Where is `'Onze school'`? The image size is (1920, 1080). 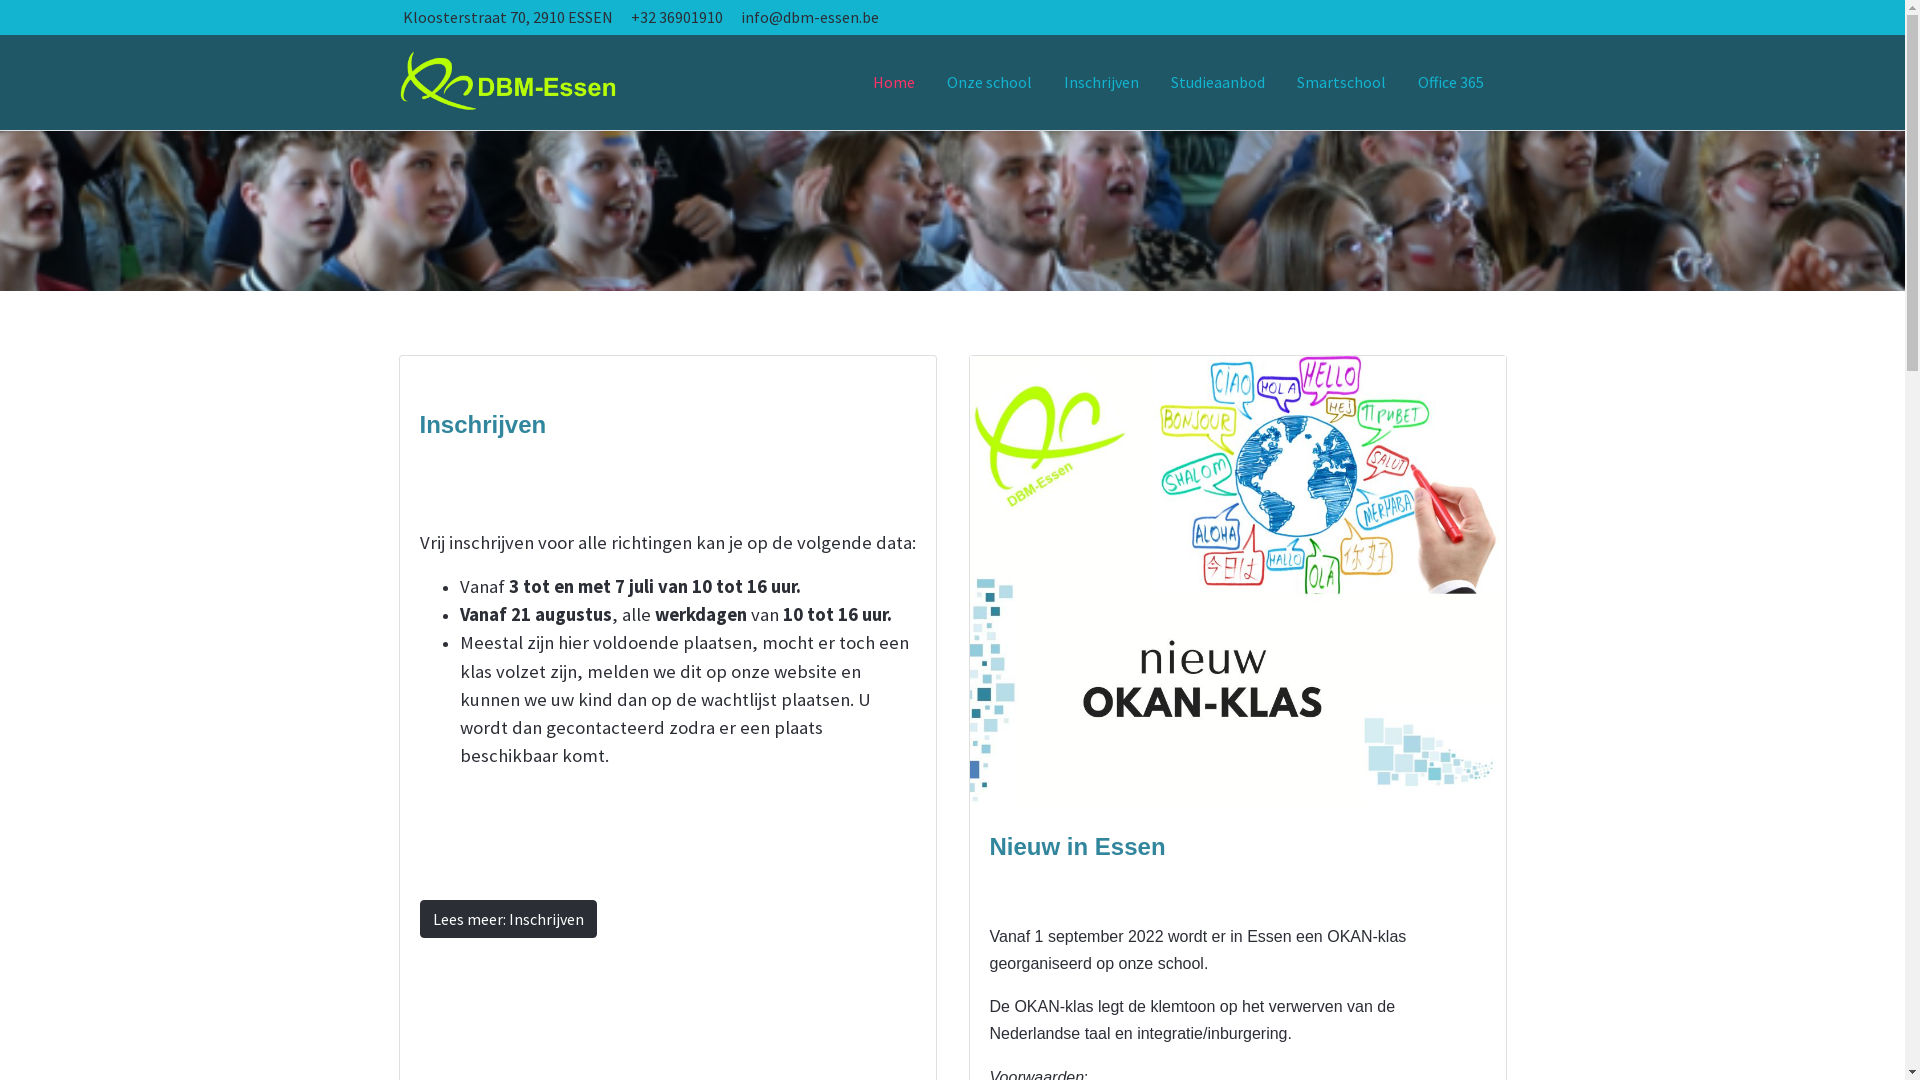
'Onze school' is located at coordinates (988, 81).